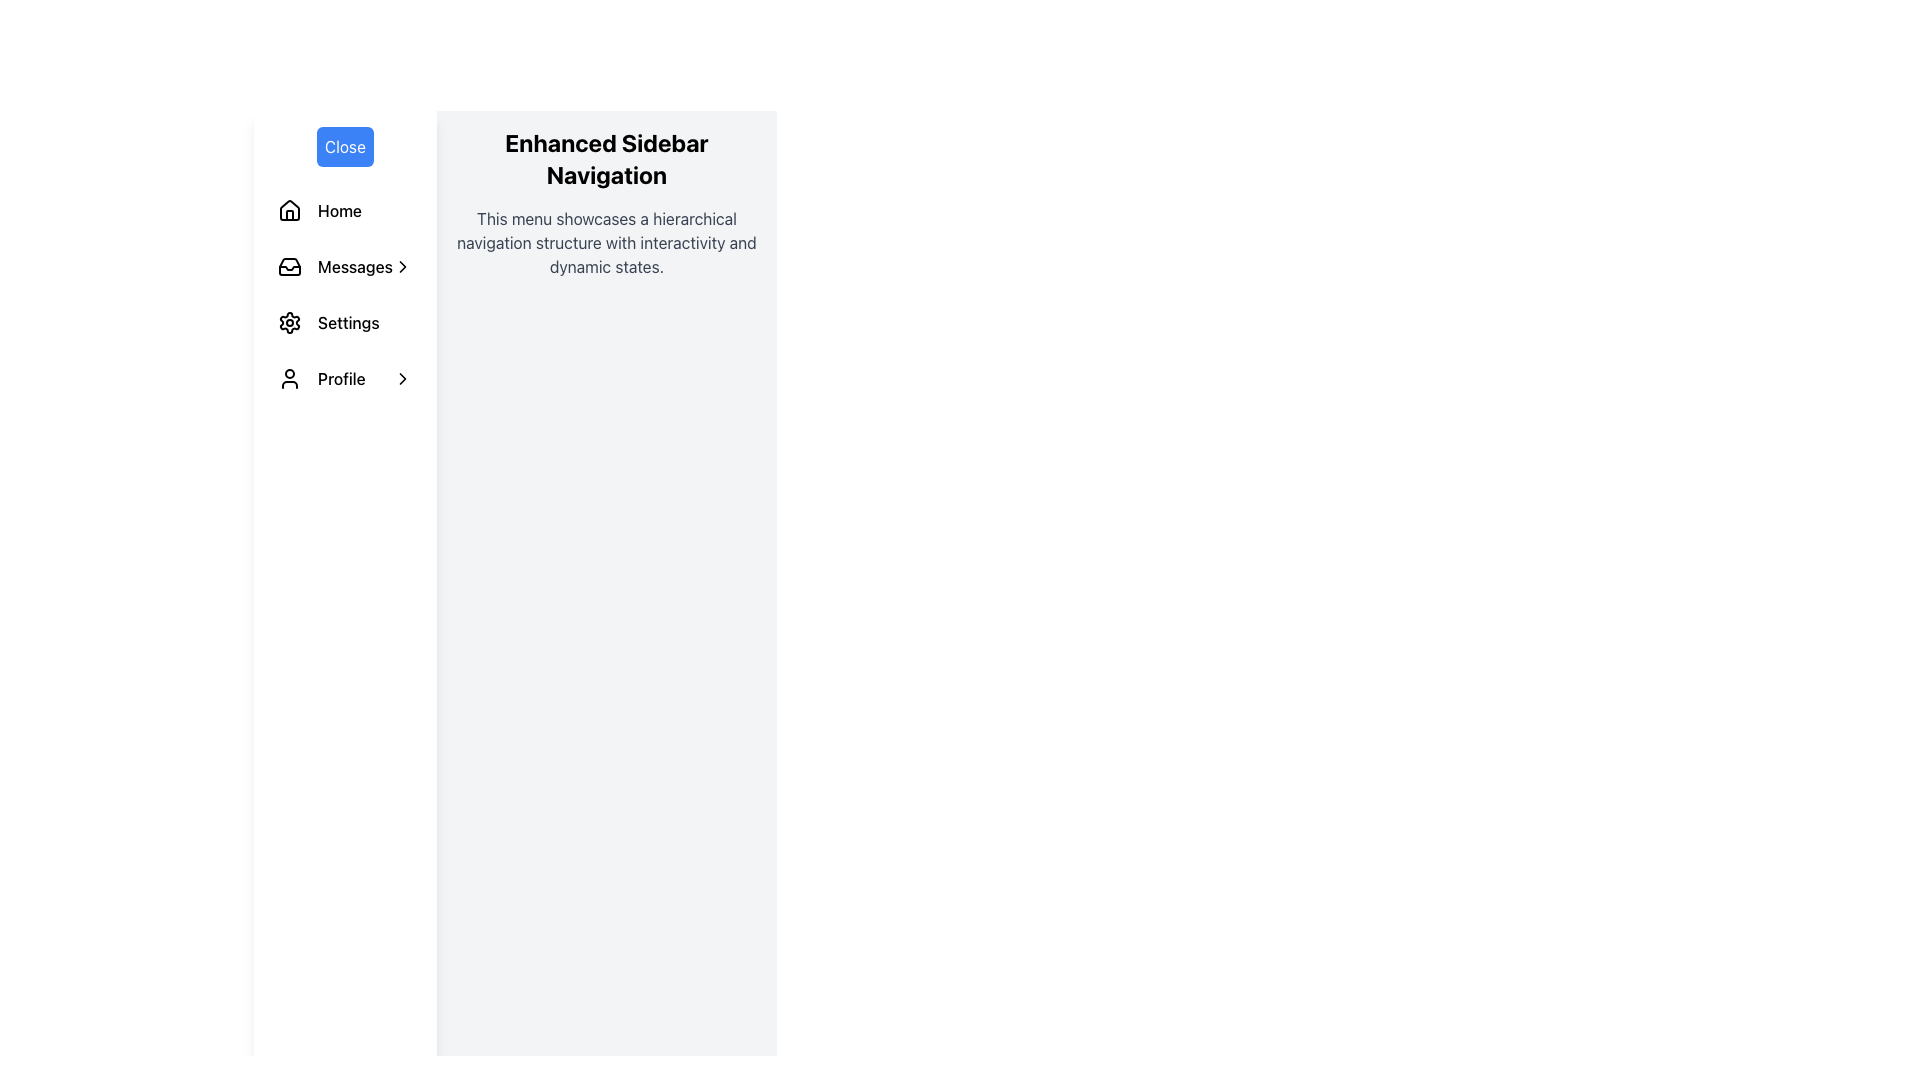 This screenshot has height=1080, width=1920. Describe the element at coordinates (345, 265) in the screenshot. I see `the Messages button located in the sidebar, which is the second item in the vertical list of navigational items after 'Home'` at that location.